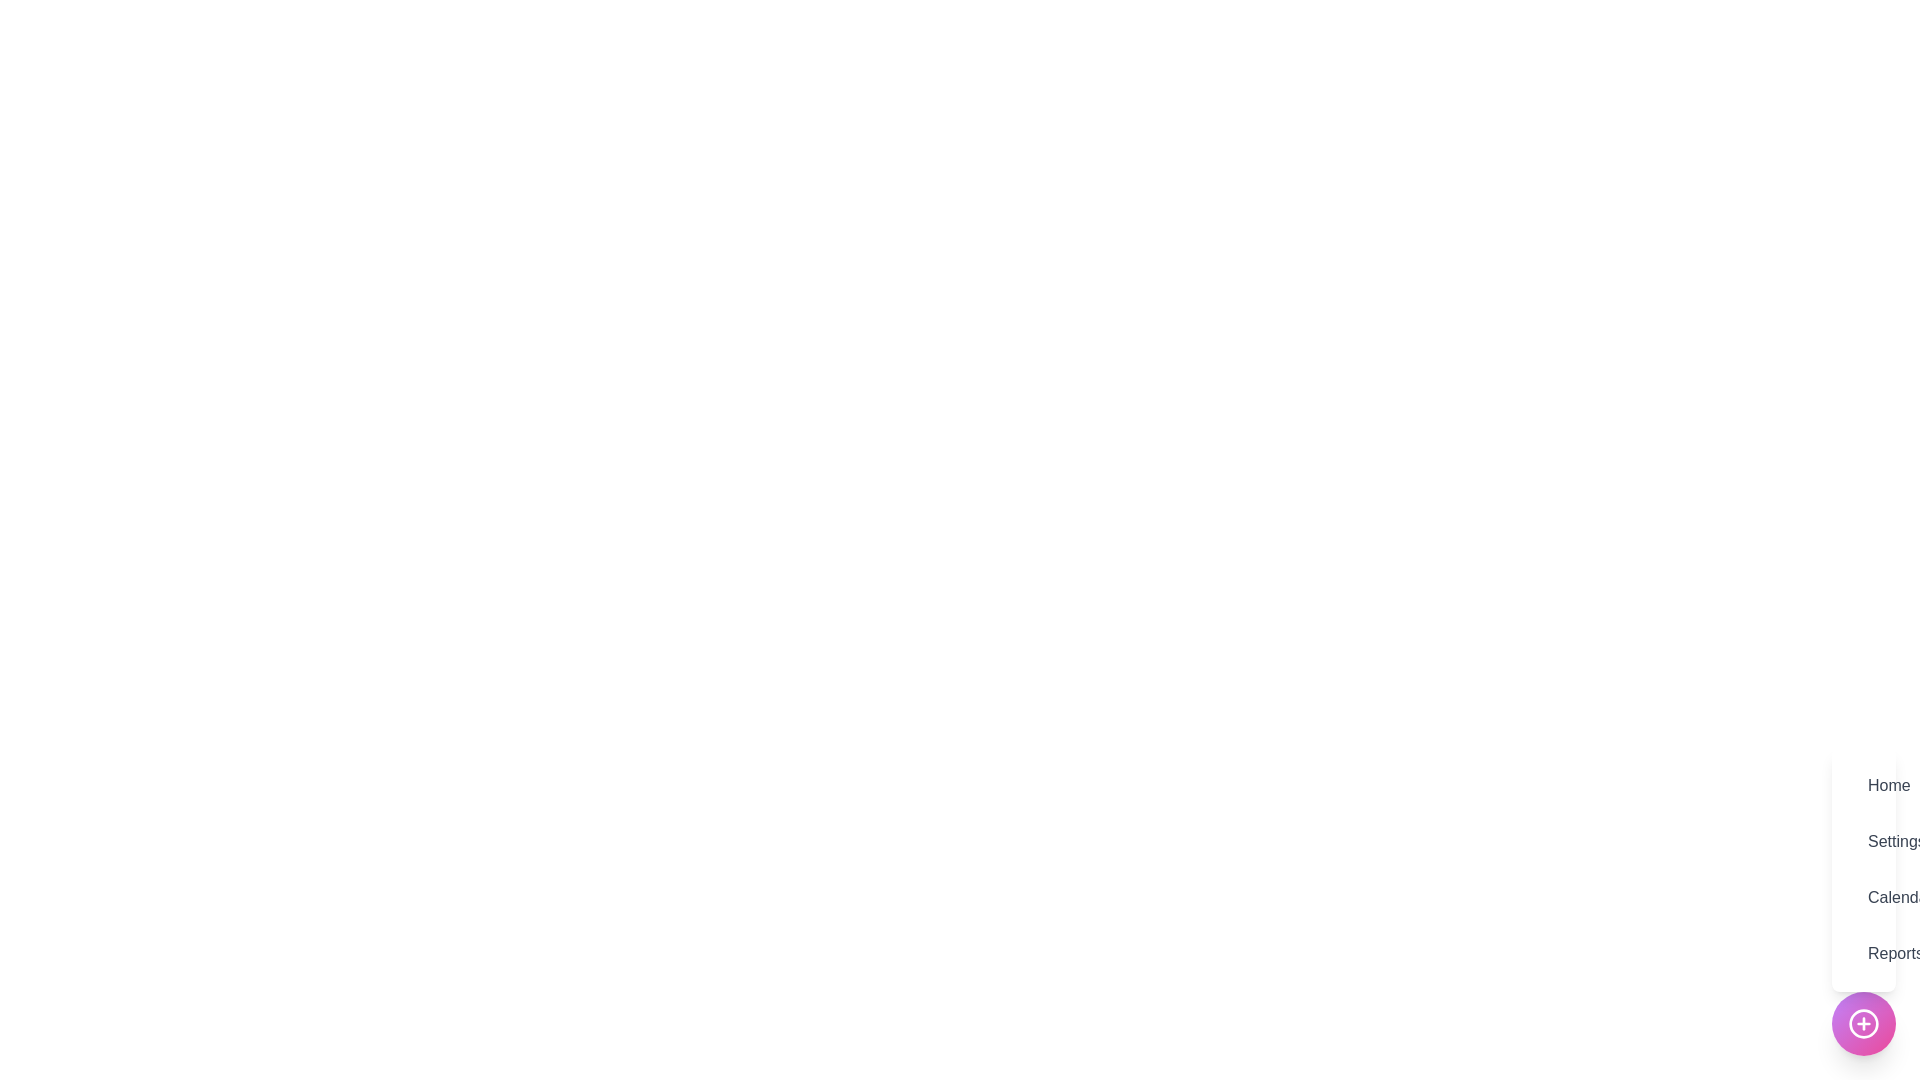  Describe the element at coordinates (1862, 841) in the screenshot. I see `the menu item labeled Settings to see its hover effect` at that location.